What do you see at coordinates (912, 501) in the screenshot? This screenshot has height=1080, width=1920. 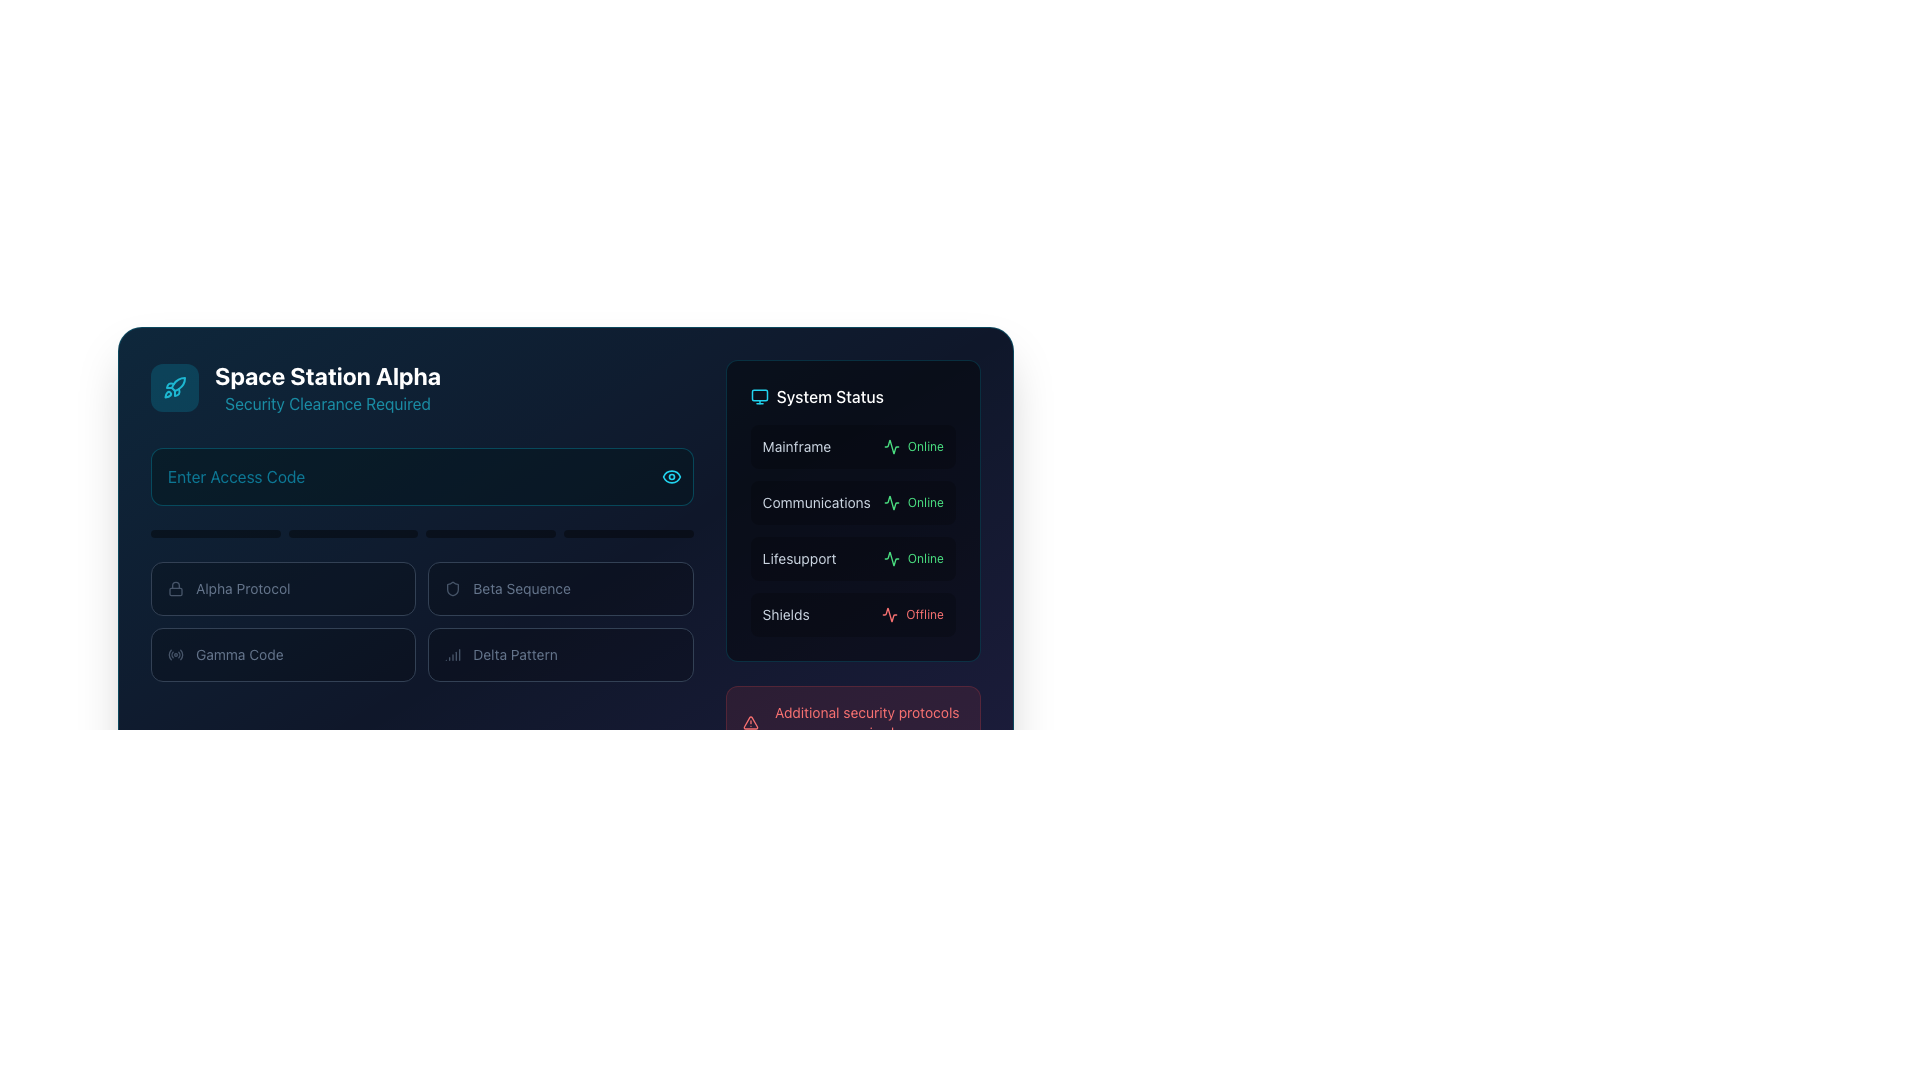 I see `the 'Online' text label, styled in green, located next to the heartbeat icon in the 'System Status' section` at bounding box center [912, 501].